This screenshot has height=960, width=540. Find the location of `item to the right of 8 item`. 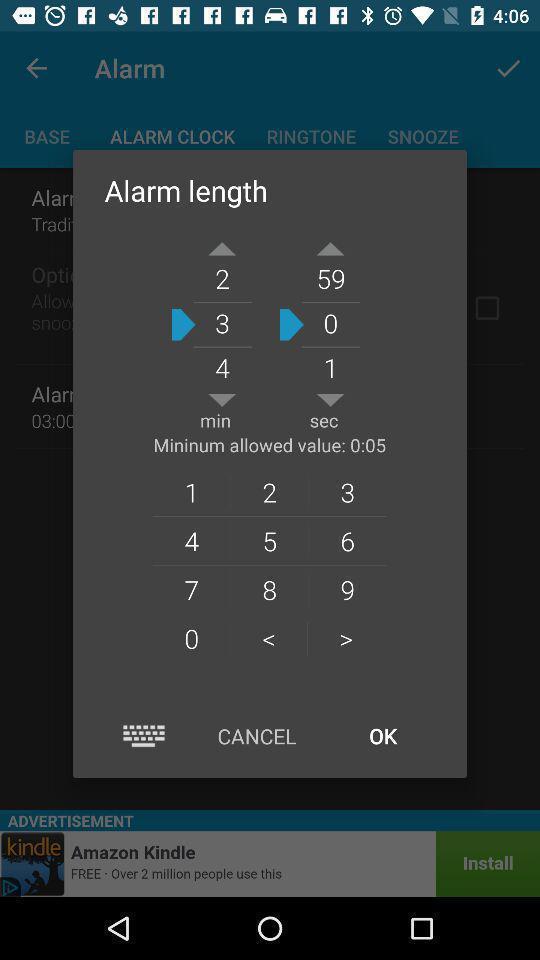

item to the right of 8 item is located at coordinates (345, 637).